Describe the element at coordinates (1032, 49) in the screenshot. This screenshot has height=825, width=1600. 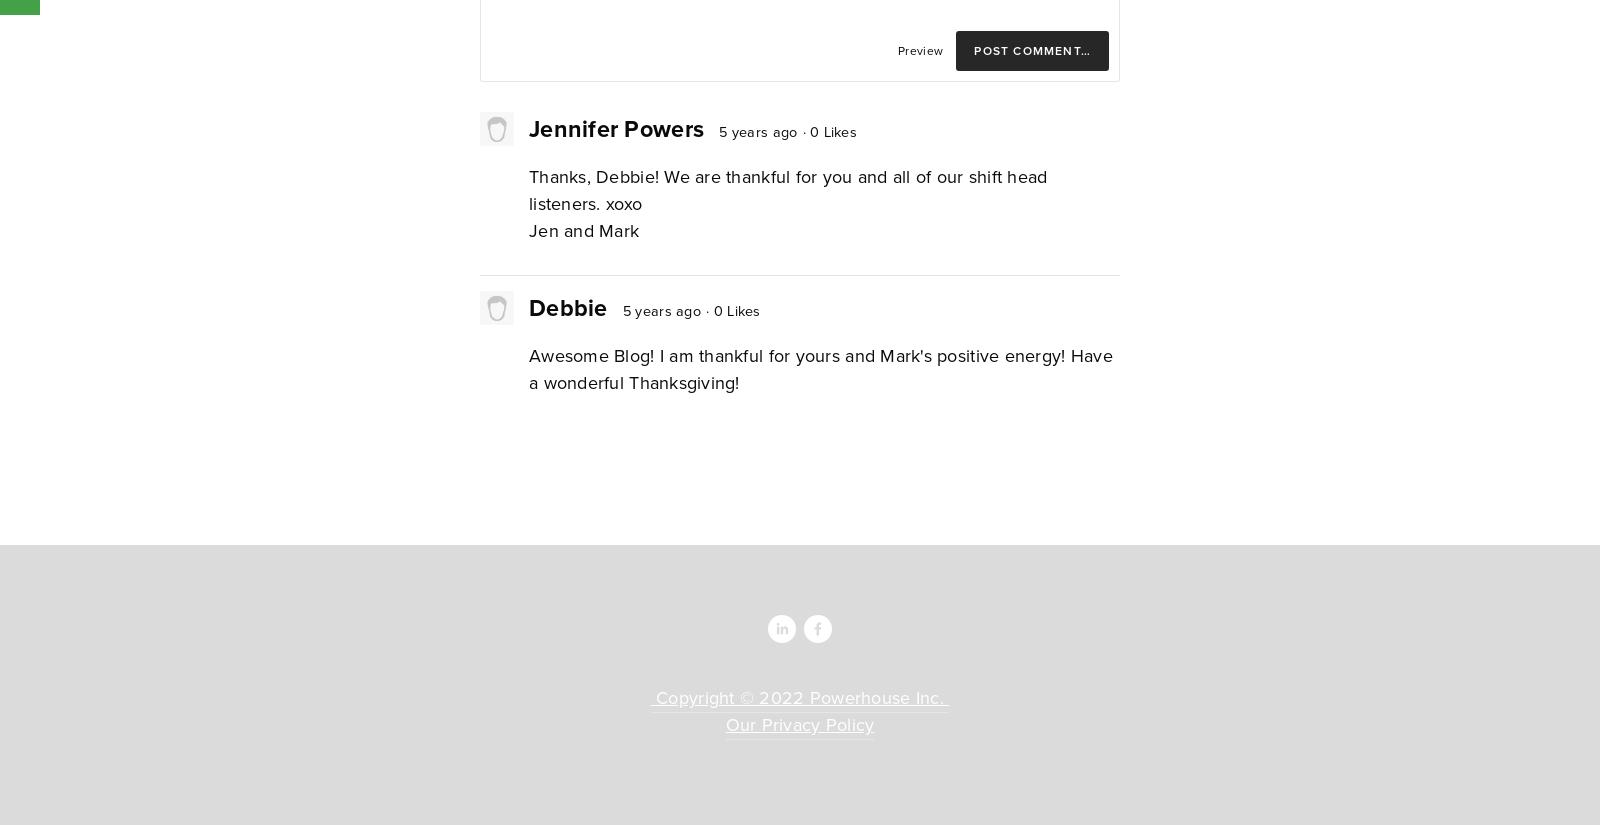
I see `'Post Comment…'` at that location.